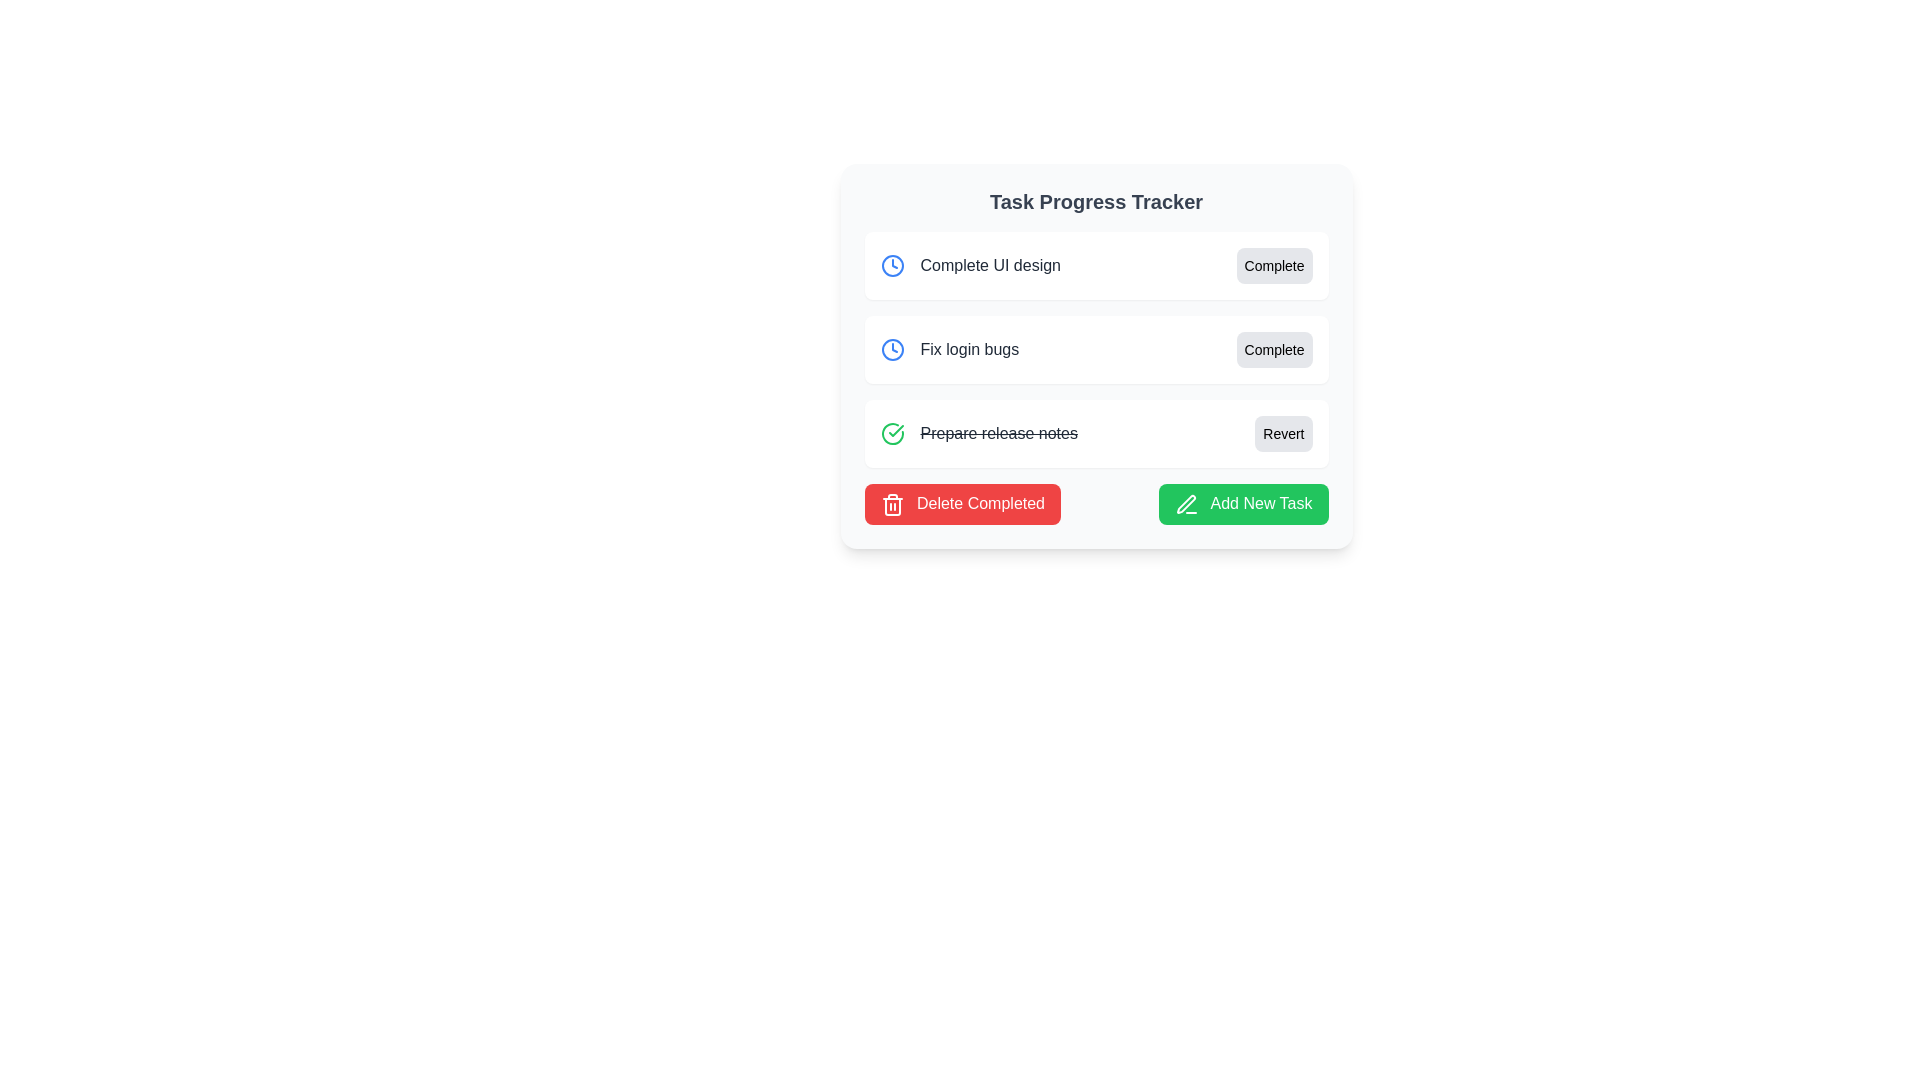  What do you see at coordinates (891, 265) in the screenshot?
I see `the circular outline inside the clock-shaped icon, located in the second row of the task tracker list, to the left of the text 'Fix login bugs'` at bounding box center [891, 265].